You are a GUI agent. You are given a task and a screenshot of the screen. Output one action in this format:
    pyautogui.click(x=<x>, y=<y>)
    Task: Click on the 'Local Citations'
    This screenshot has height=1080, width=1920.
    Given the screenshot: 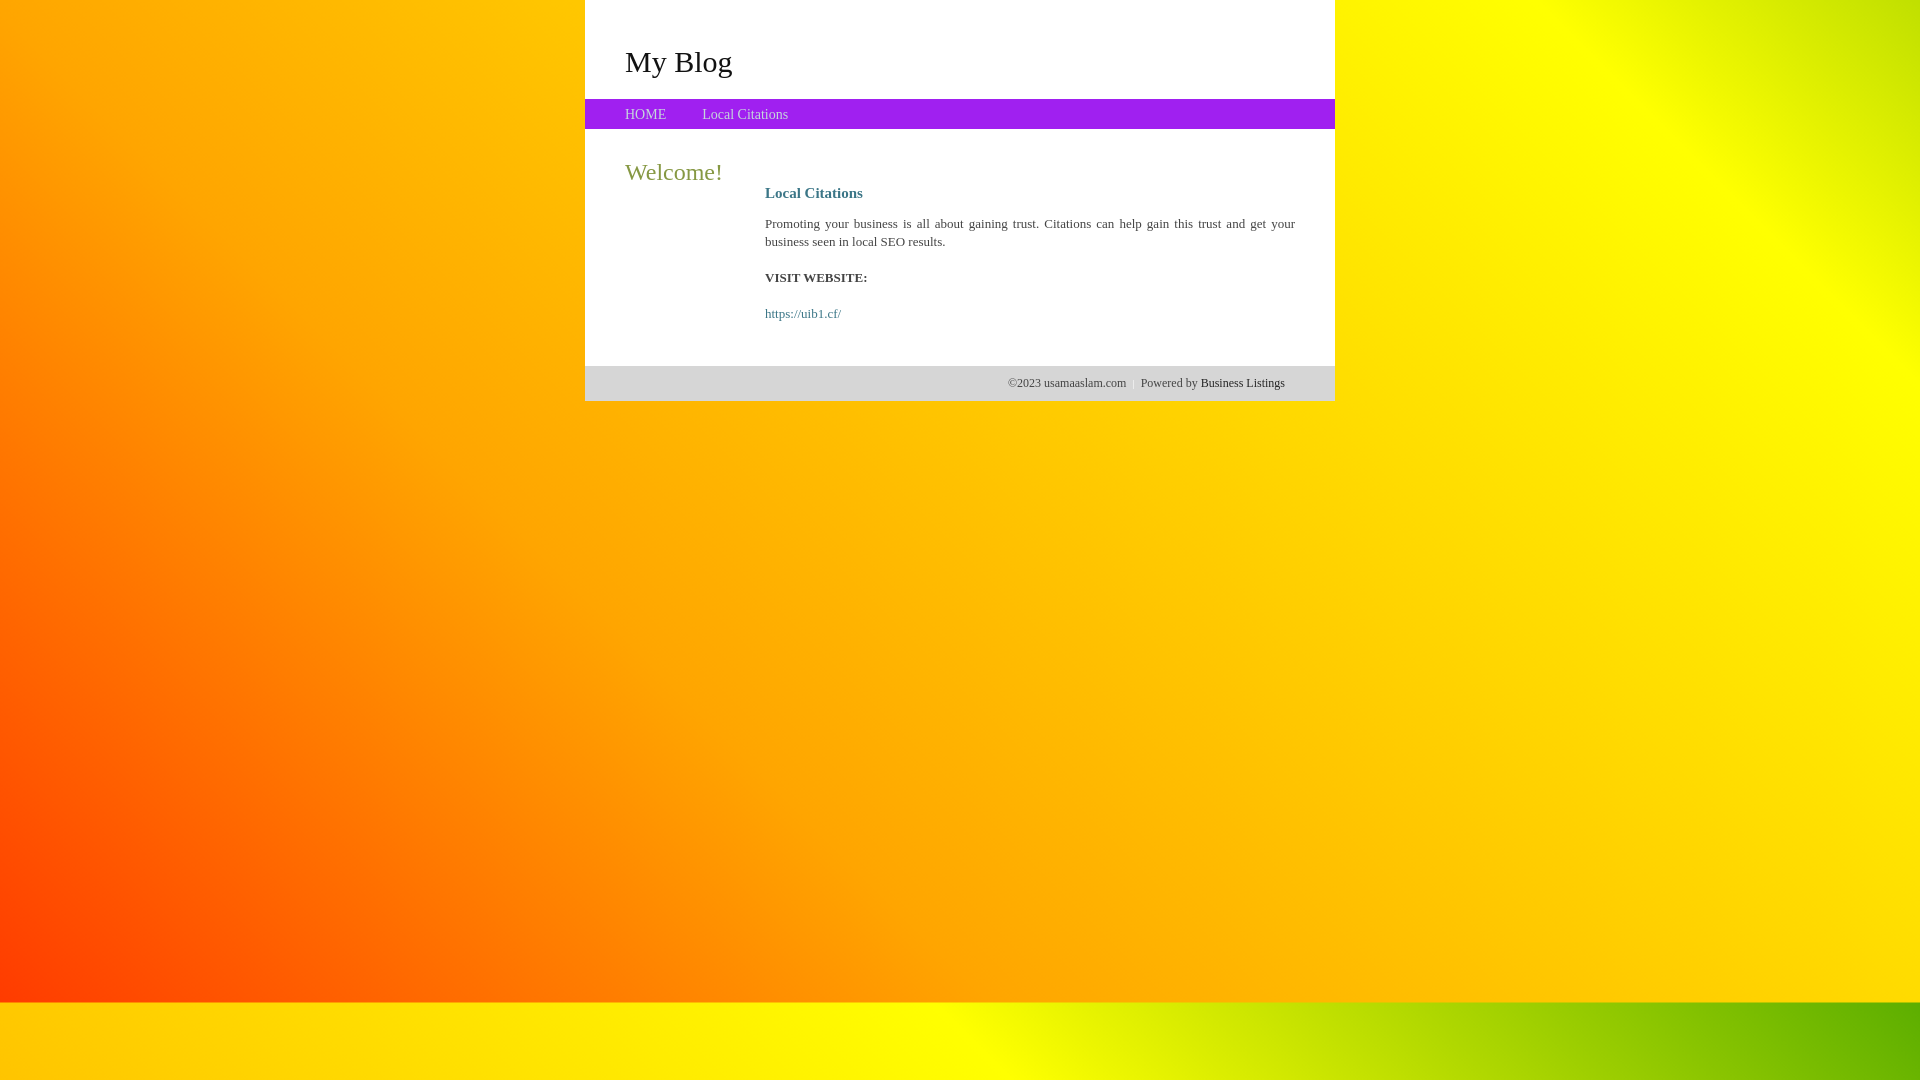 What is the action you would take?
    pyautogui.click(x=701, y=114)
    